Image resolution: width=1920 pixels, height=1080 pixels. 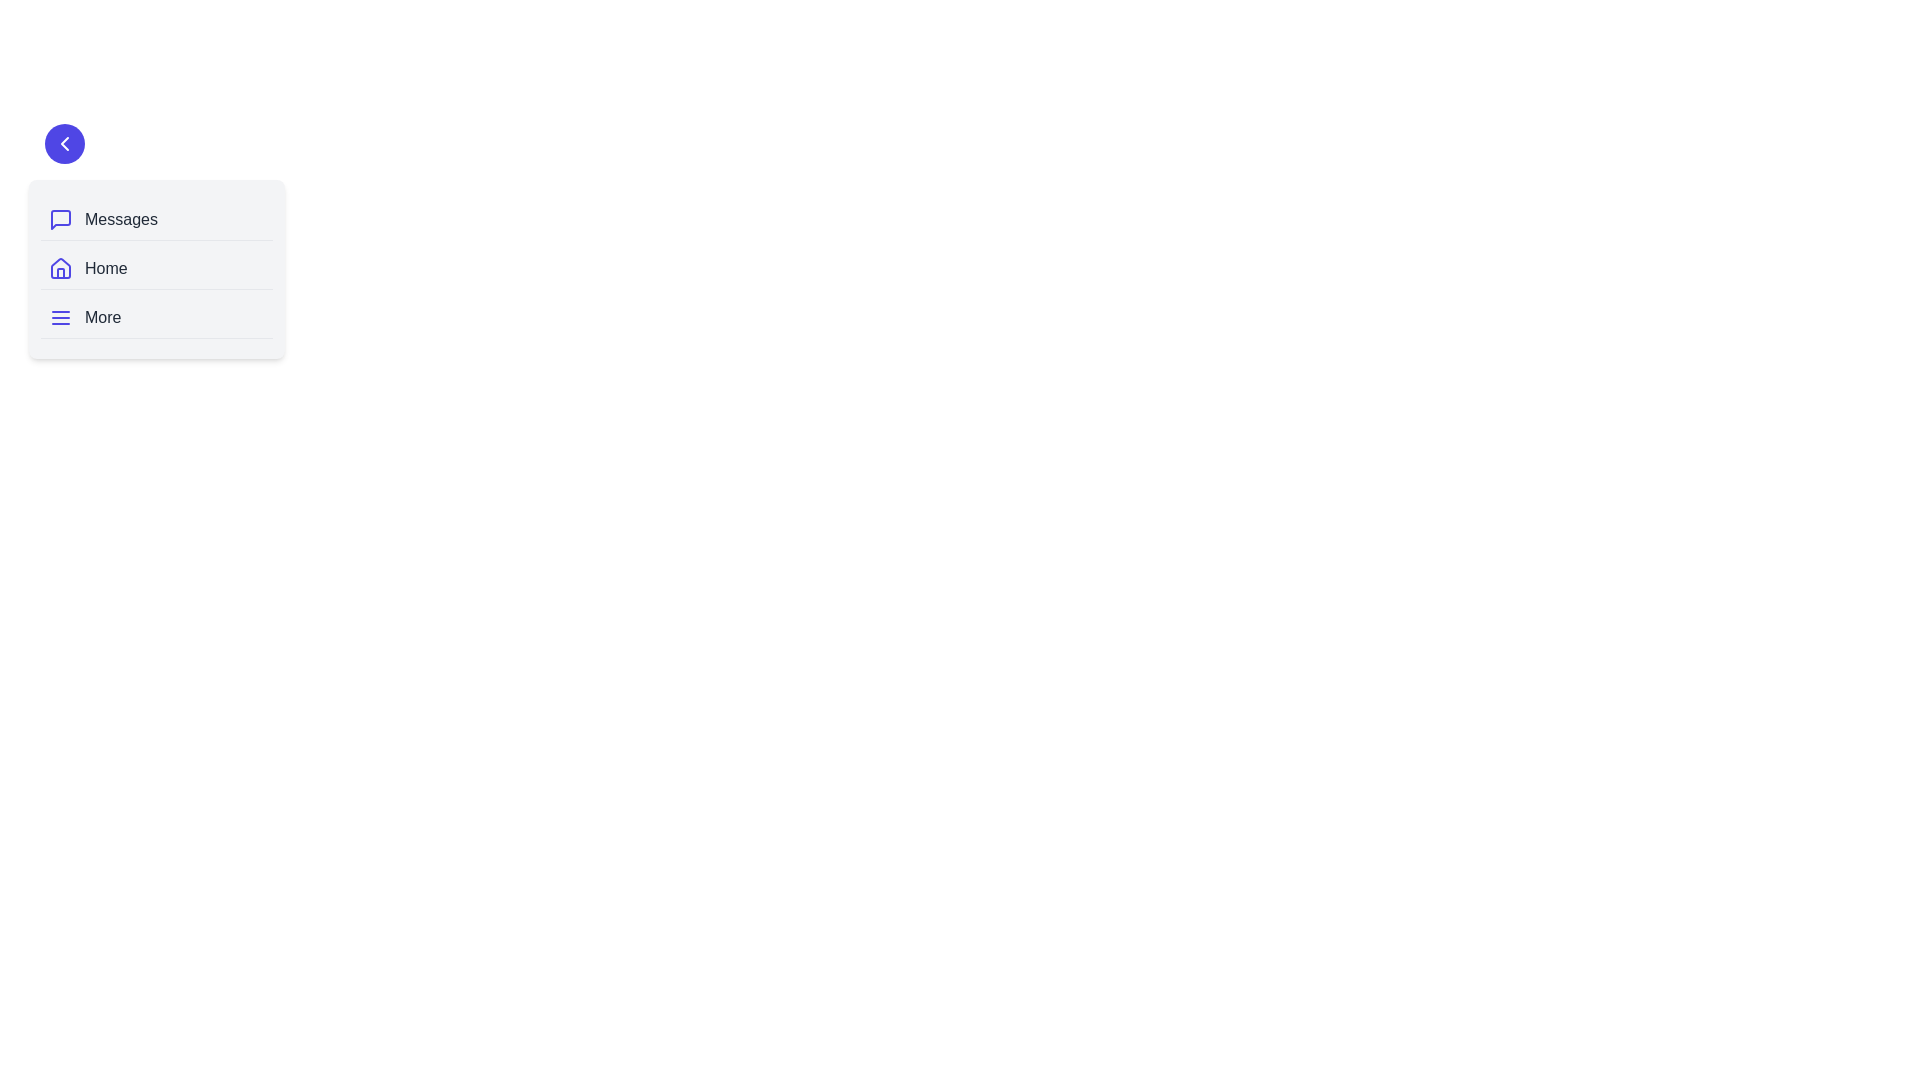 What do you see at coordinates (156, 268) in the screenshot?
I see `the navigation item labeled 'Home'` at bounding box center [156, 268].